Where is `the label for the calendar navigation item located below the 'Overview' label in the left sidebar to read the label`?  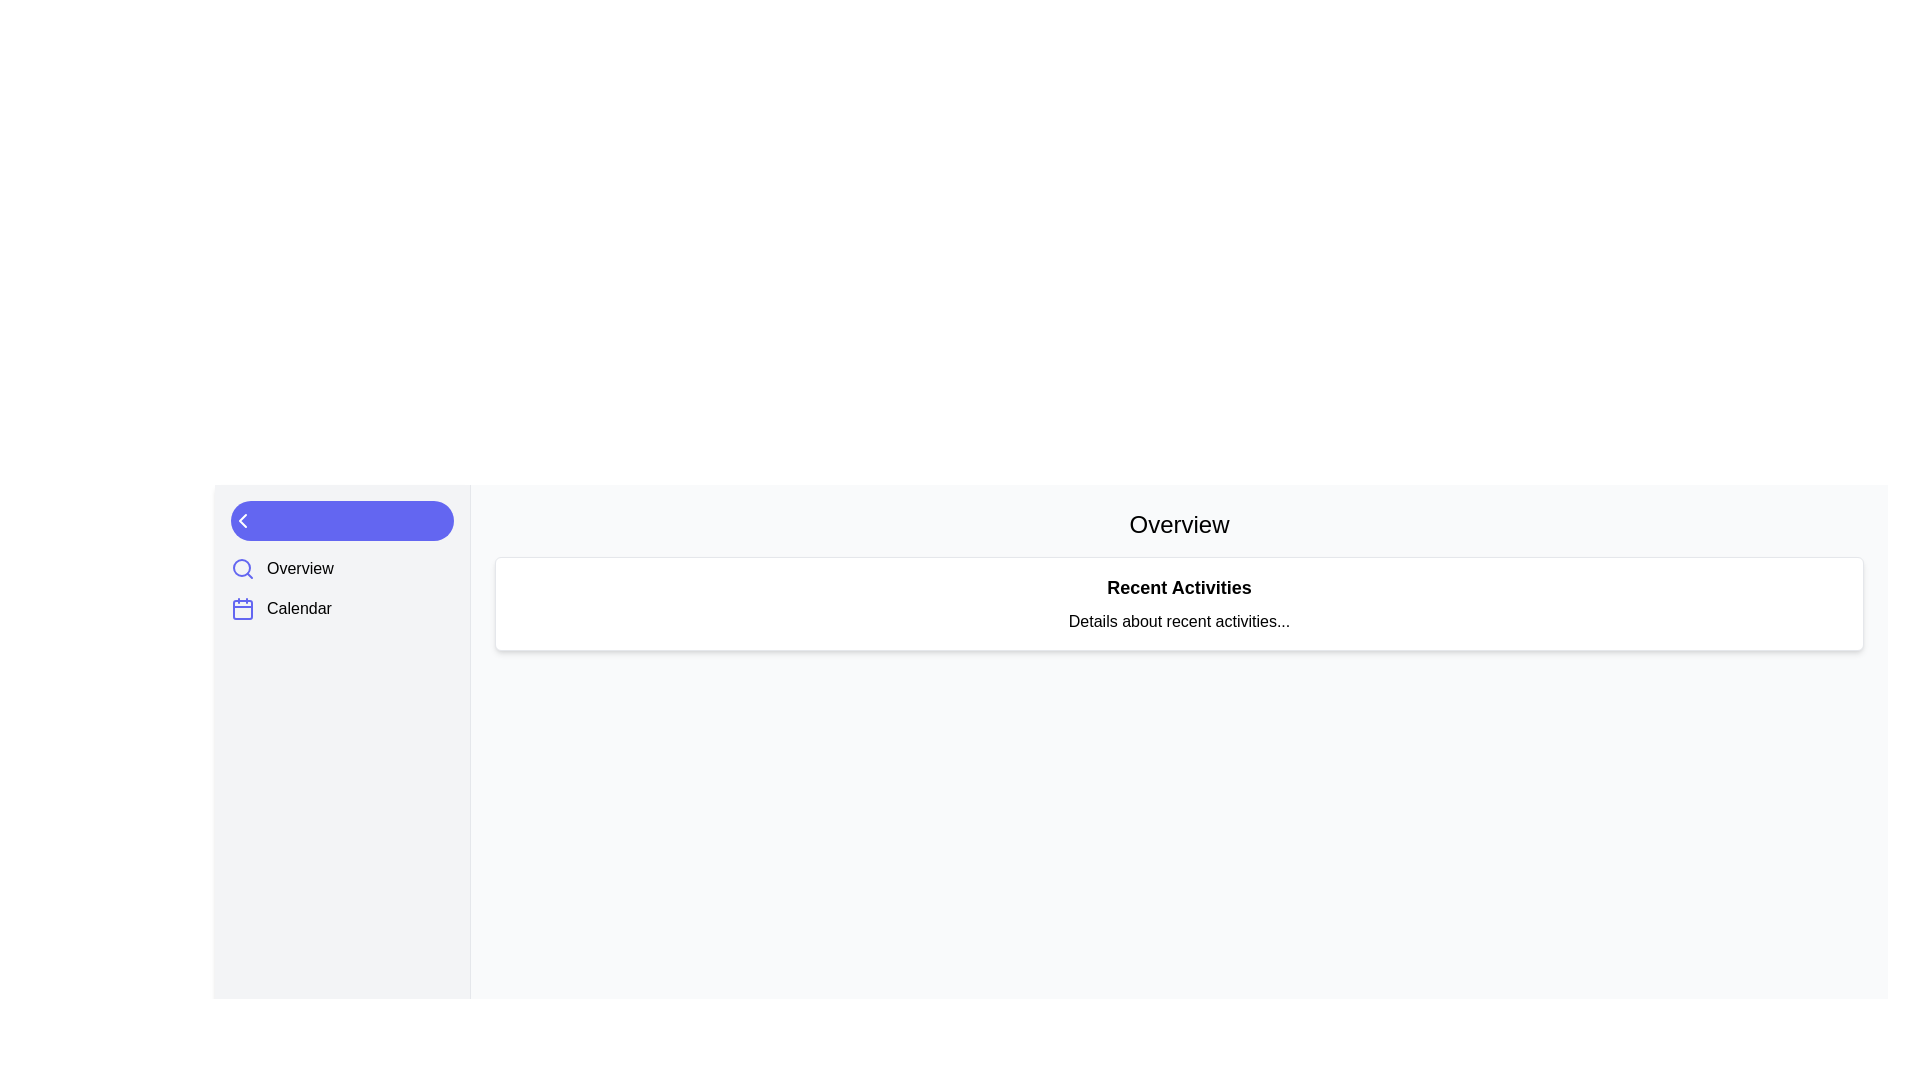
the label for the calendar navigation item located below the 'Overview' label in the left sidebar to read the label is located at coordinates (298, 608).